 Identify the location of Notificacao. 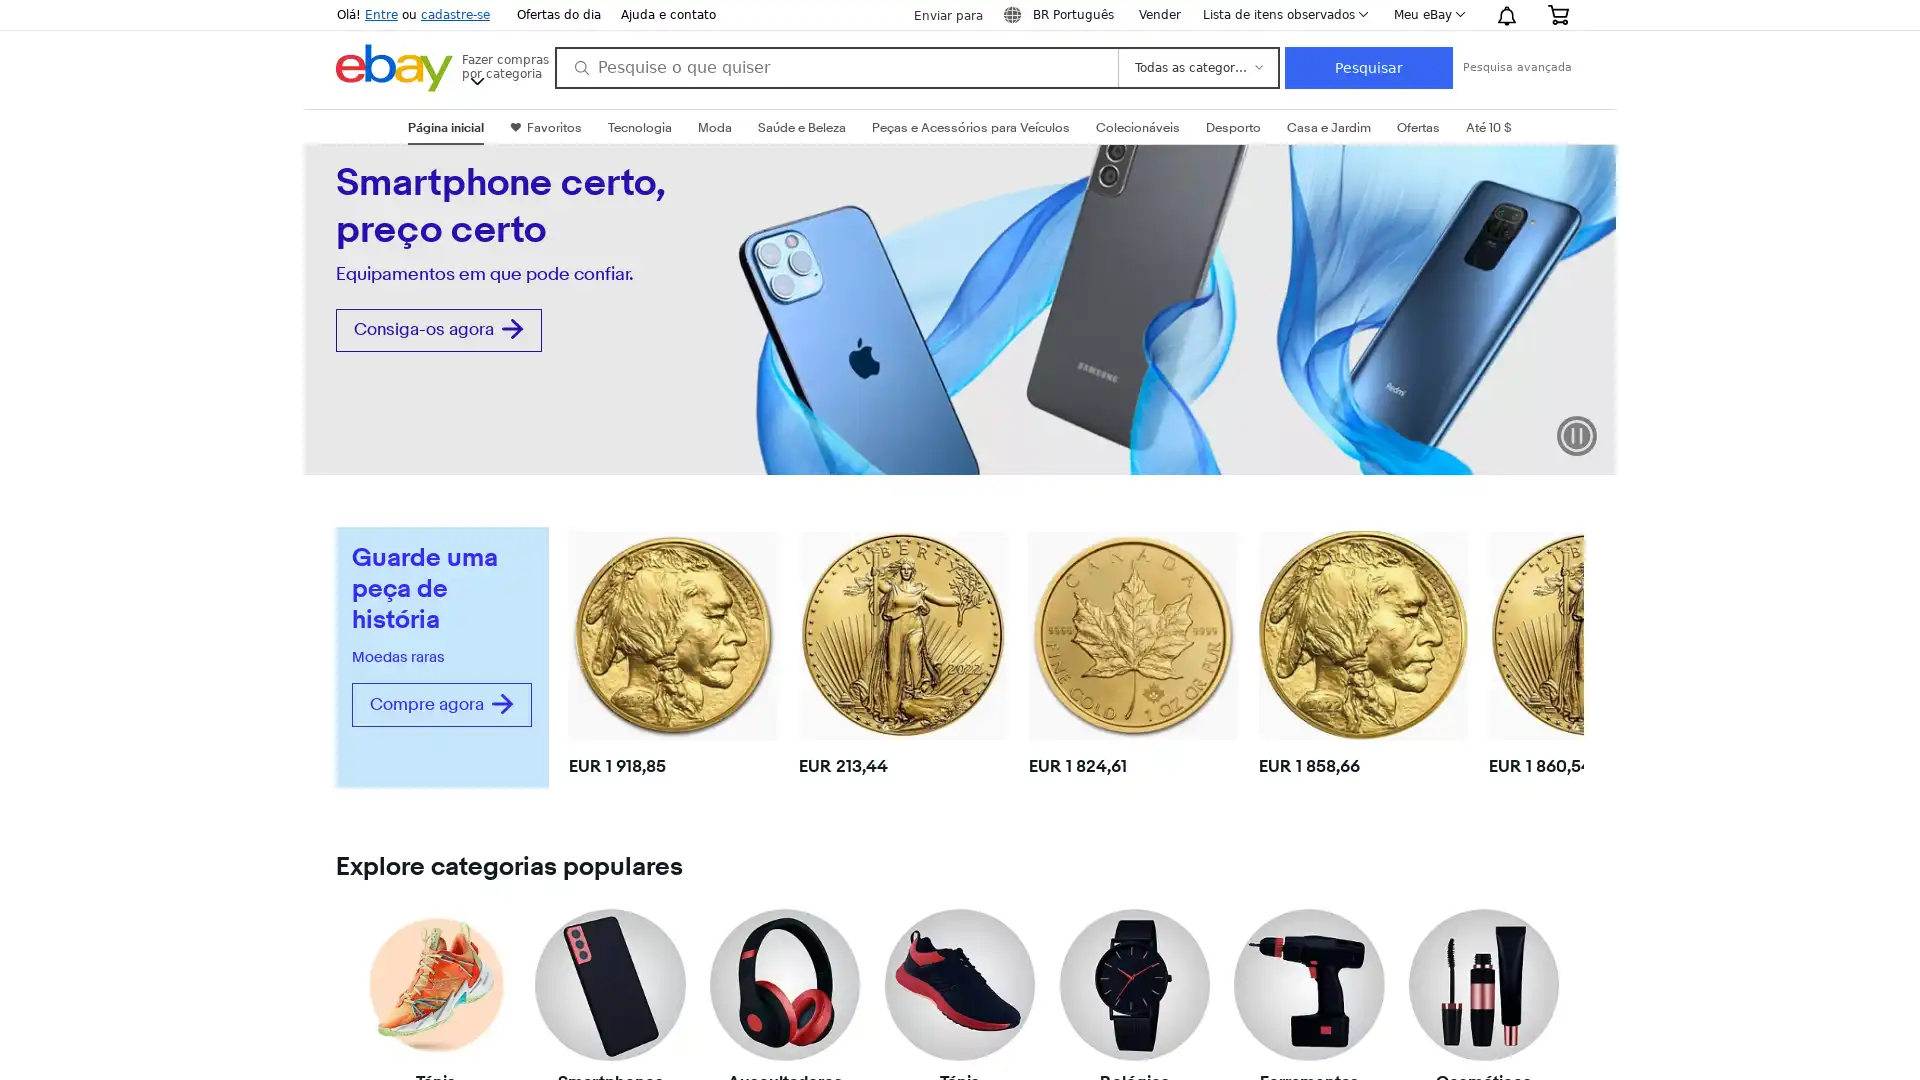
(1506, 15).